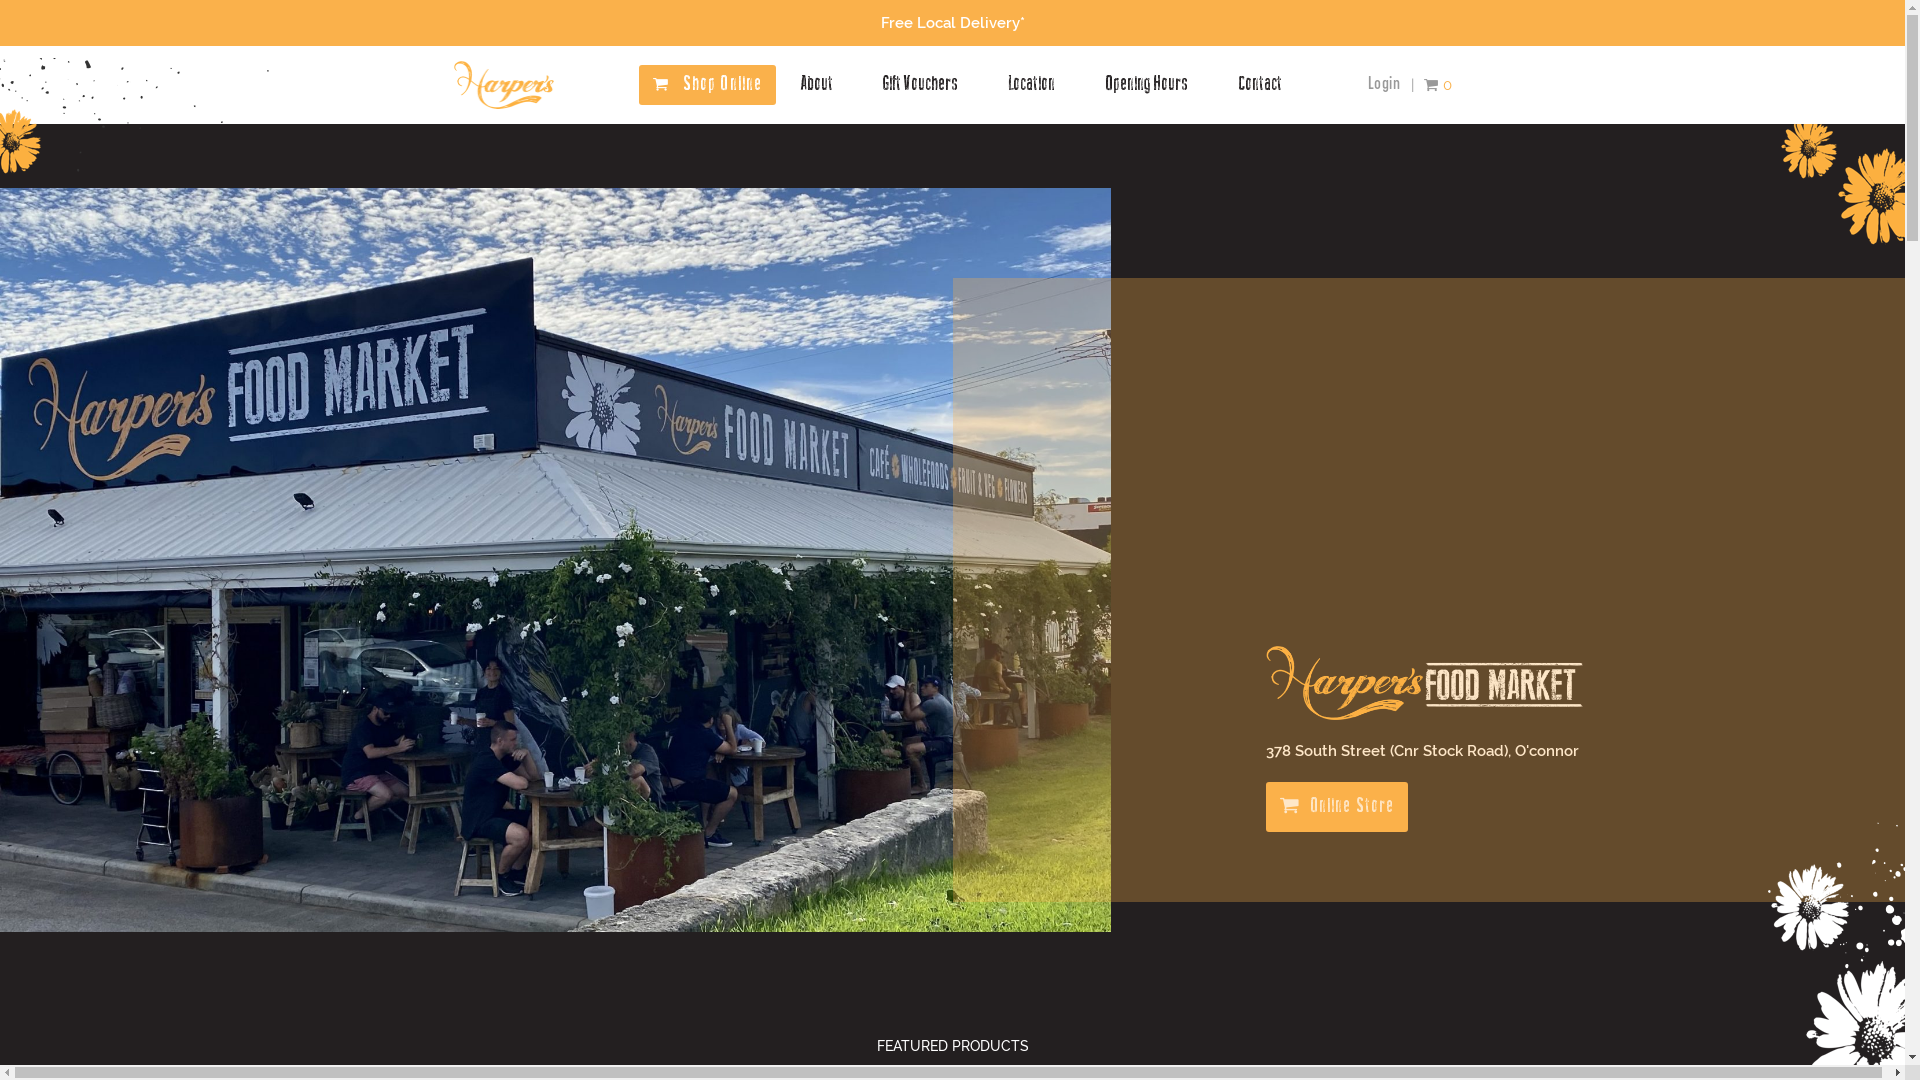 This screenshot has height=1080, width=1920. I want to click on 'Location', so click(1008, 83).